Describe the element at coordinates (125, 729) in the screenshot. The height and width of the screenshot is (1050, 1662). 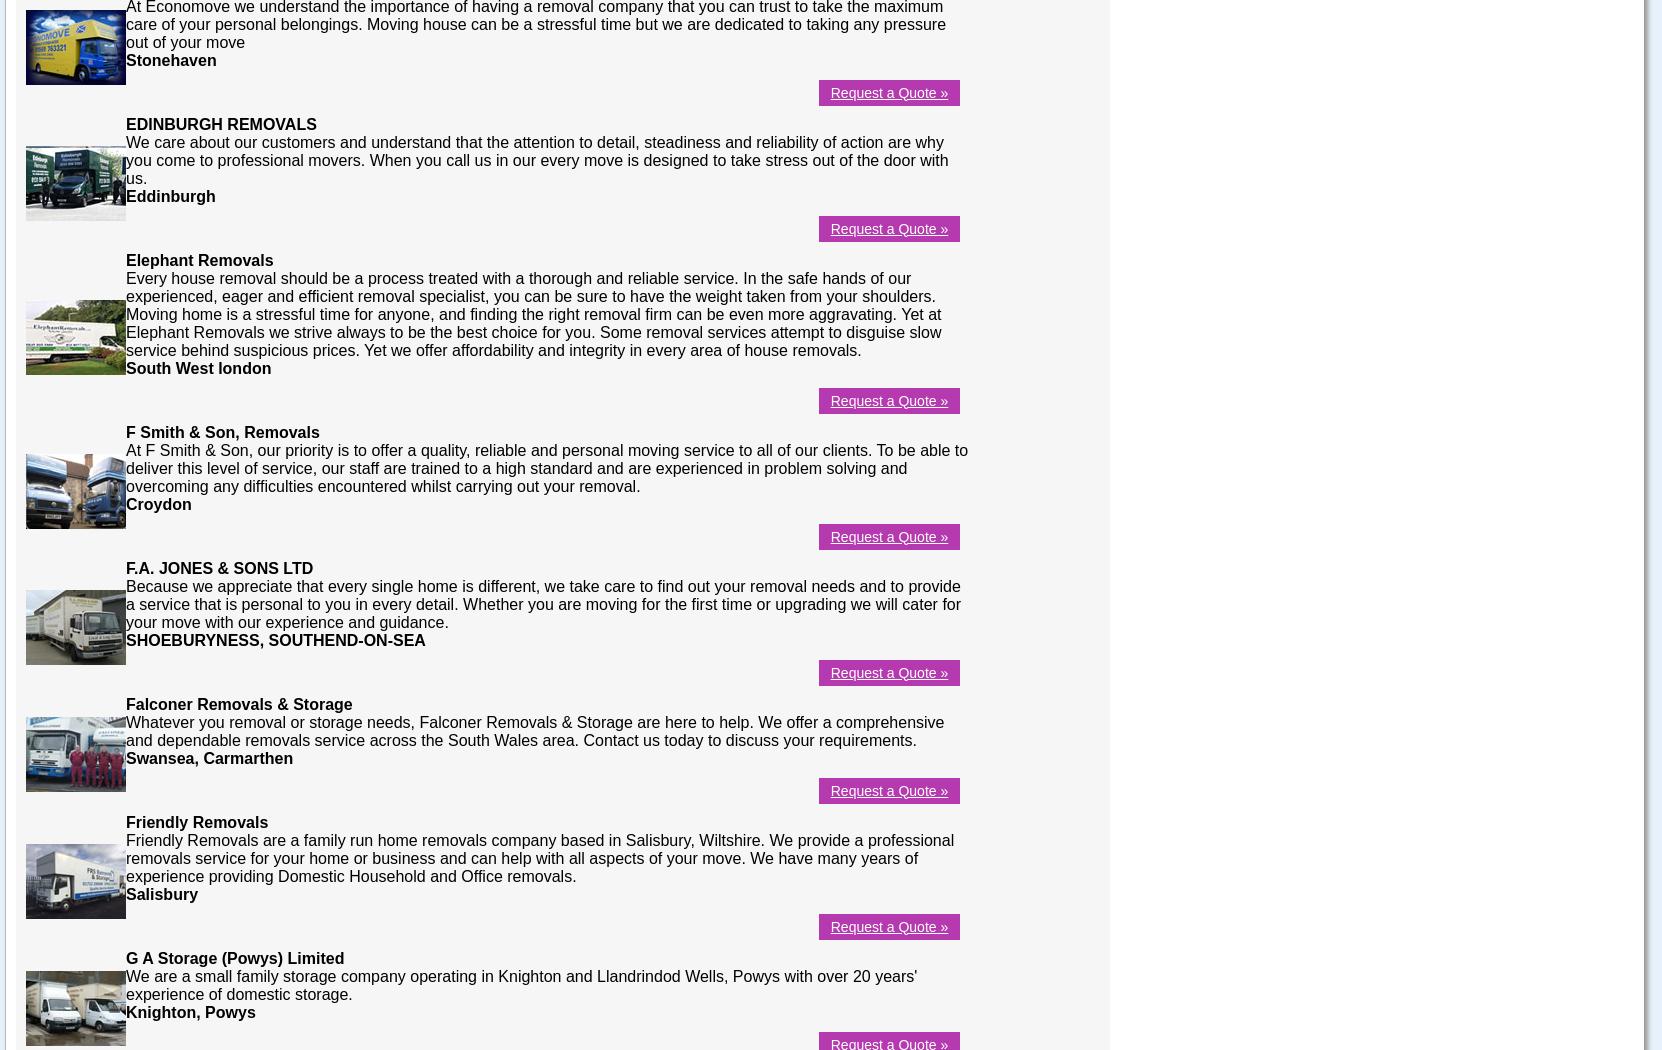
I see `'Whatever you removal or storage needs, Falconer Removals & Storage are here to help.

We offer a comprehensive and dependable removals service across the South Wales area. Contact us today to discuss your requirements.'` at that location.